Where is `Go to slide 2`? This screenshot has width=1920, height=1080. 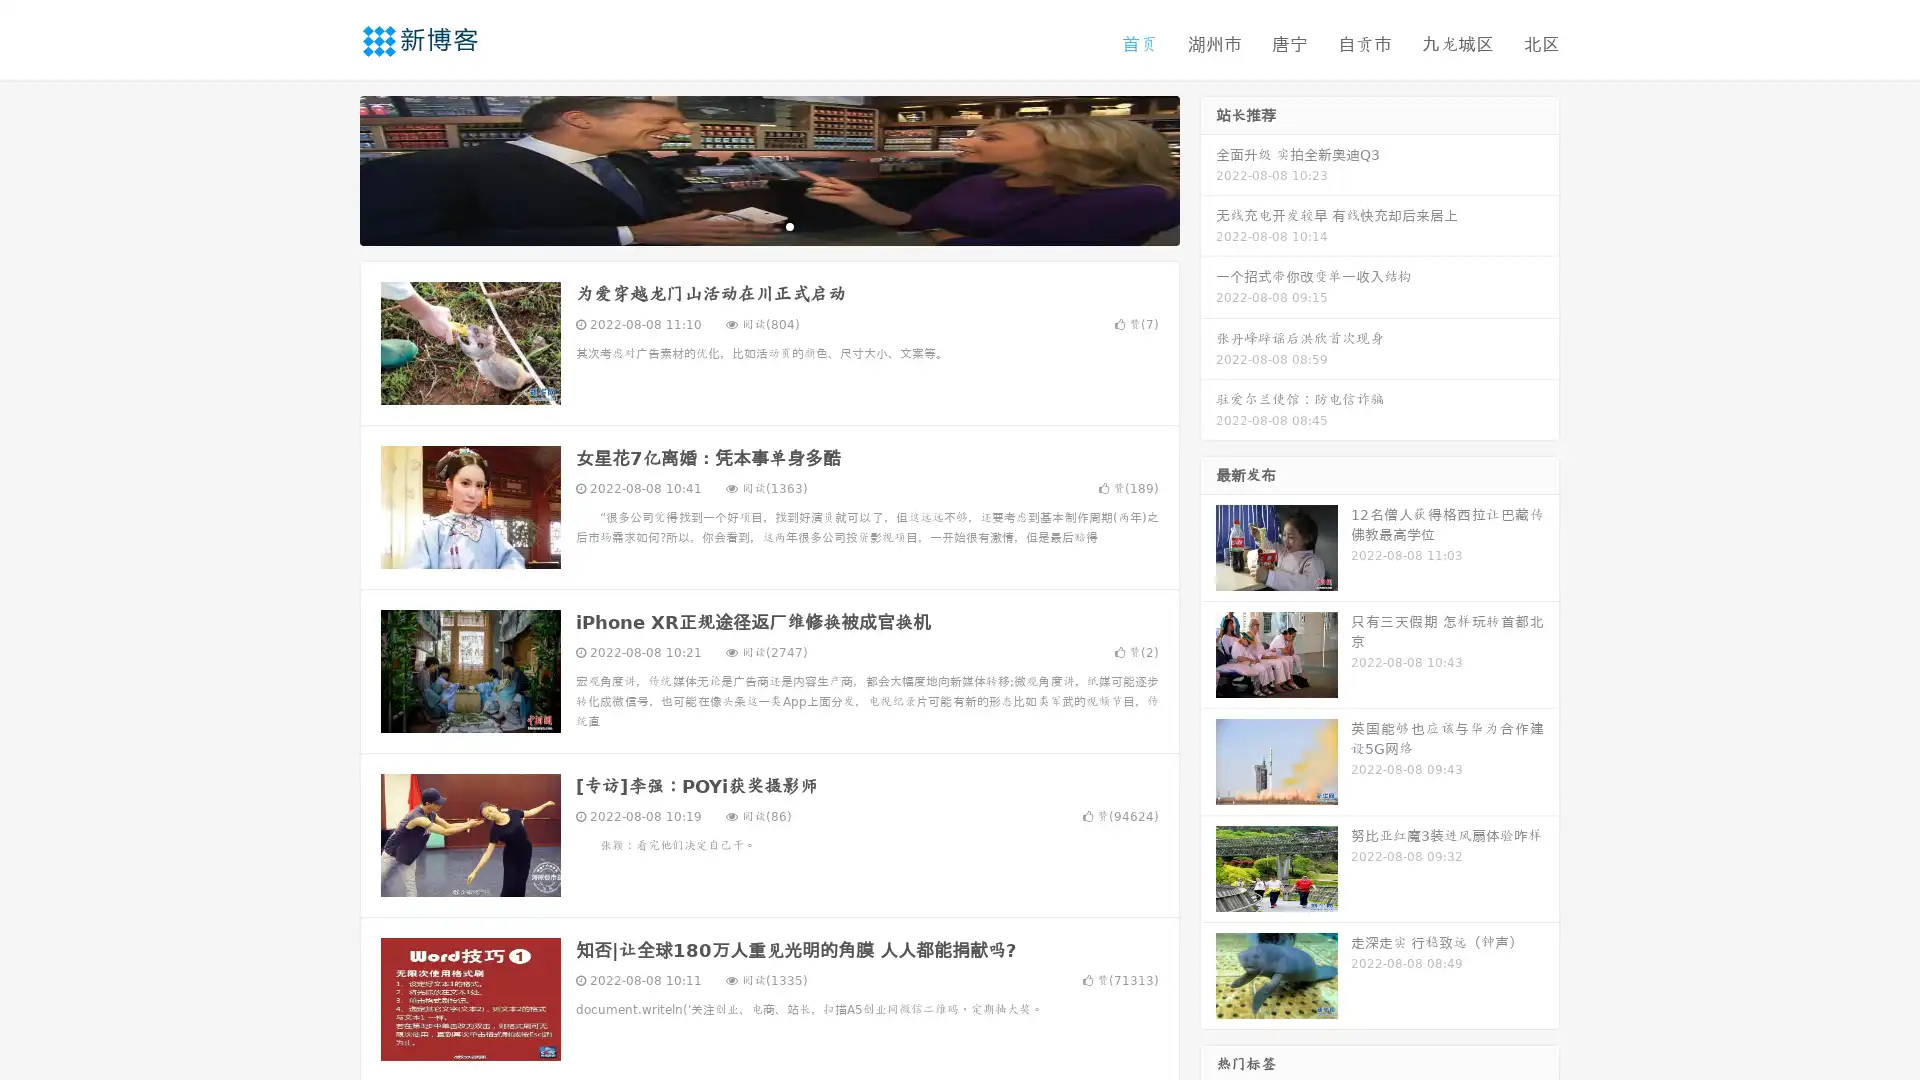
Go to slide 2 is located at coordinates (768, 225).